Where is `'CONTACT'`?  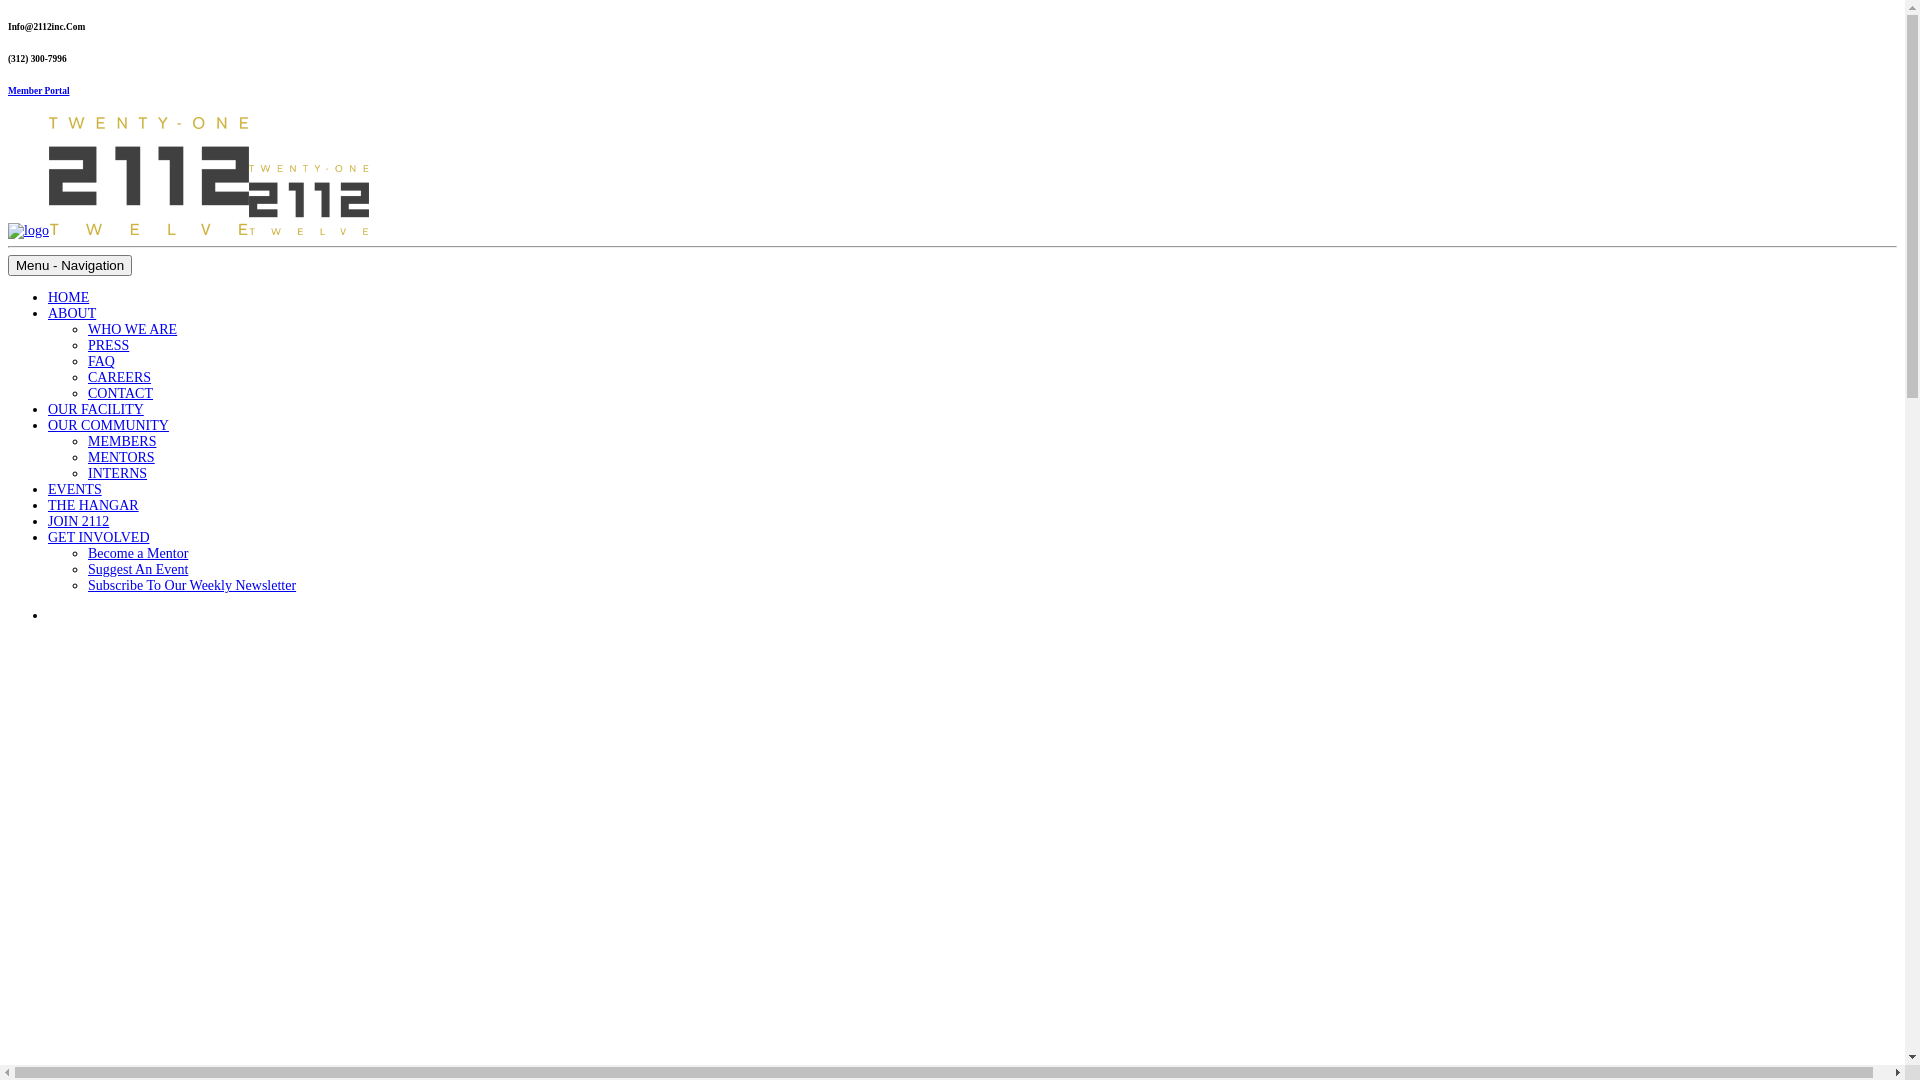 'CONTACT' is located at coordinates (86, 393).